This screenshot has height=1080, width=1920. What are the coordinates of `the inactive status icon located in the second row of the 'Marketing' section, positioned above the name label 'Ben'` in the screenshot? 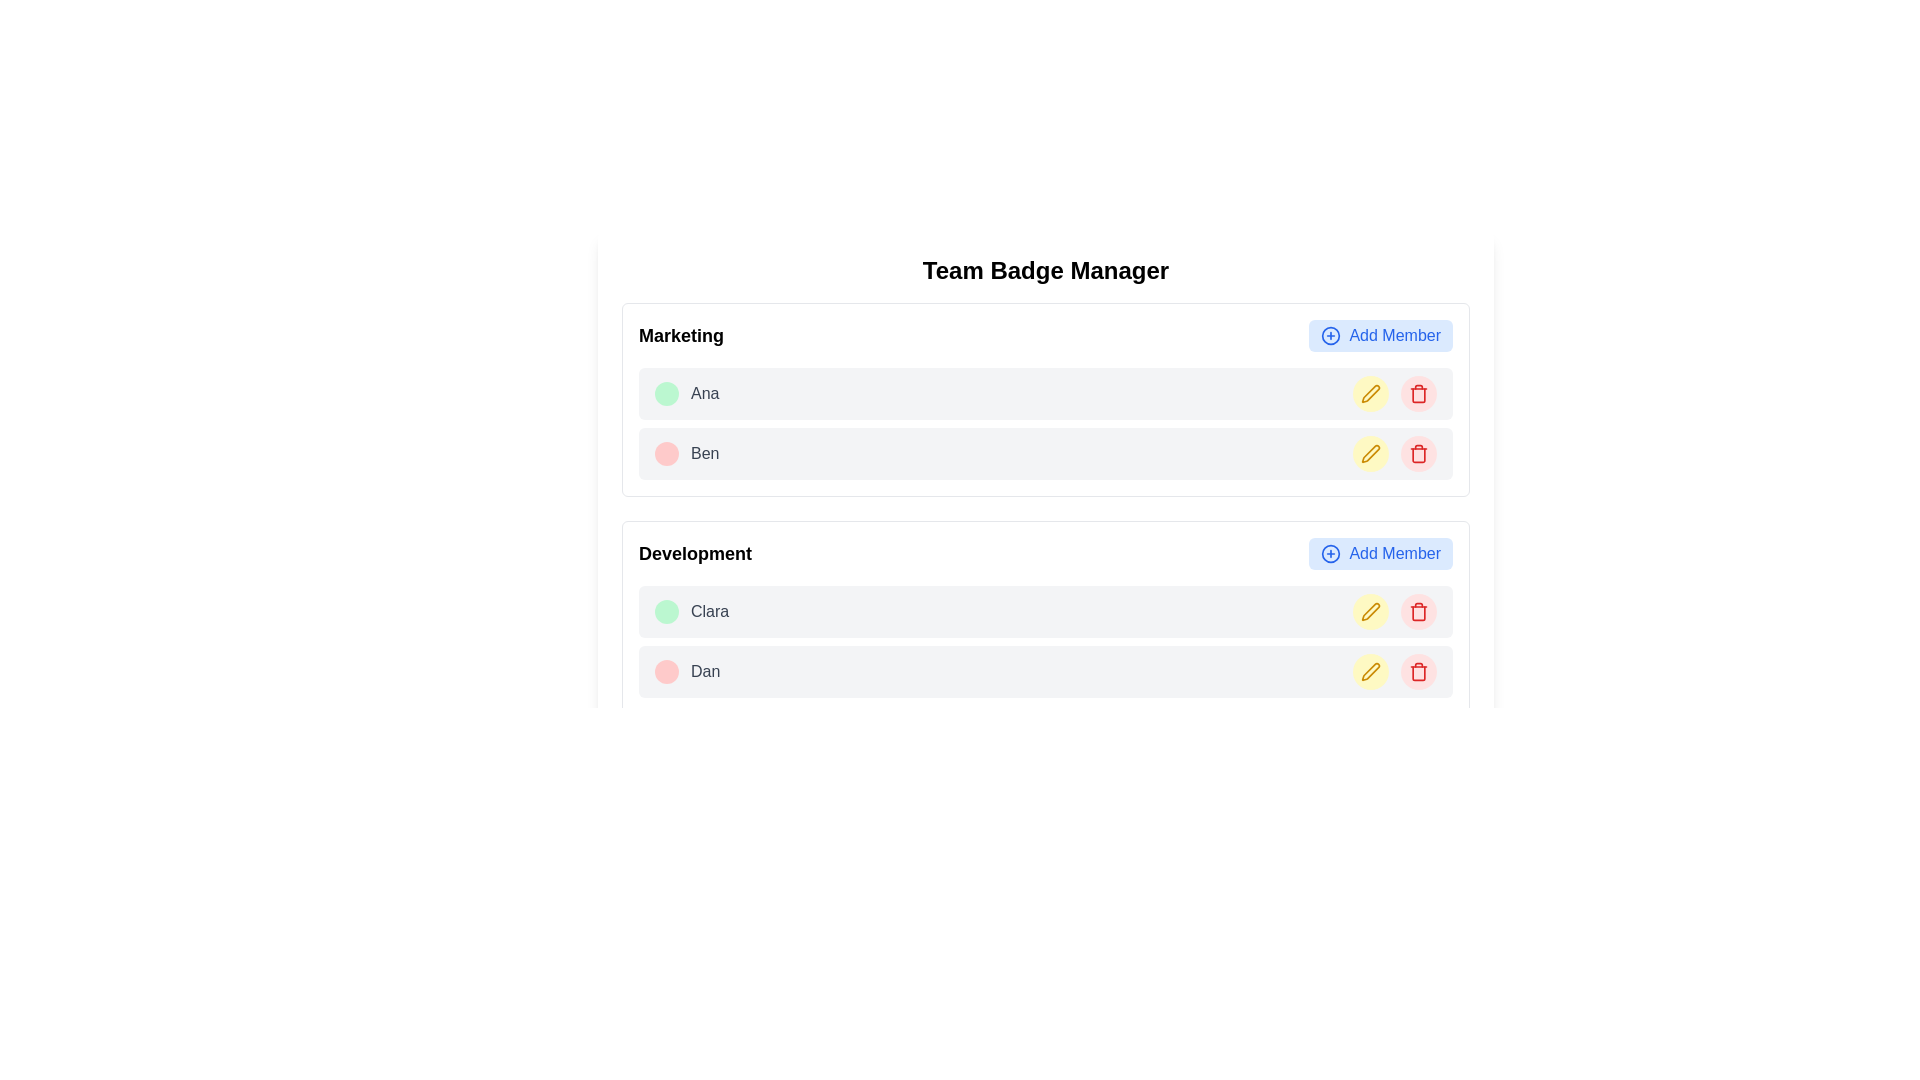 It's located at (678, 458).